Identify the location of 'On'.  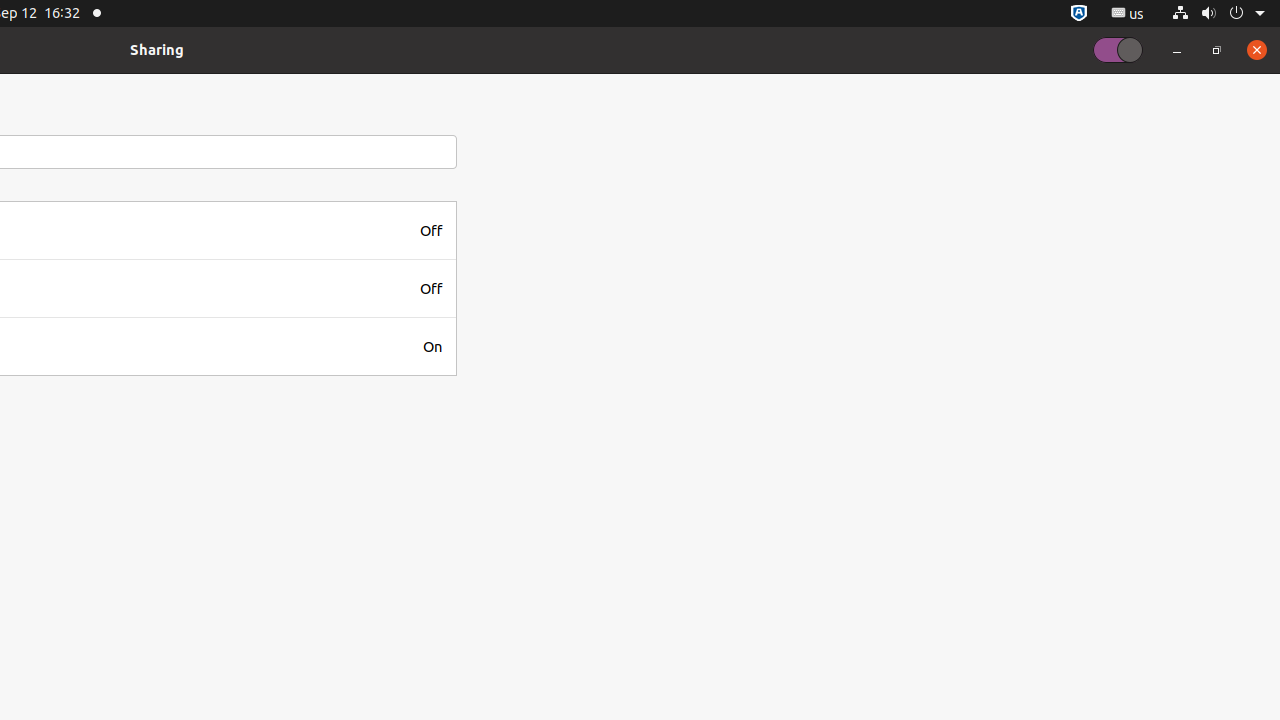
(431, 345).